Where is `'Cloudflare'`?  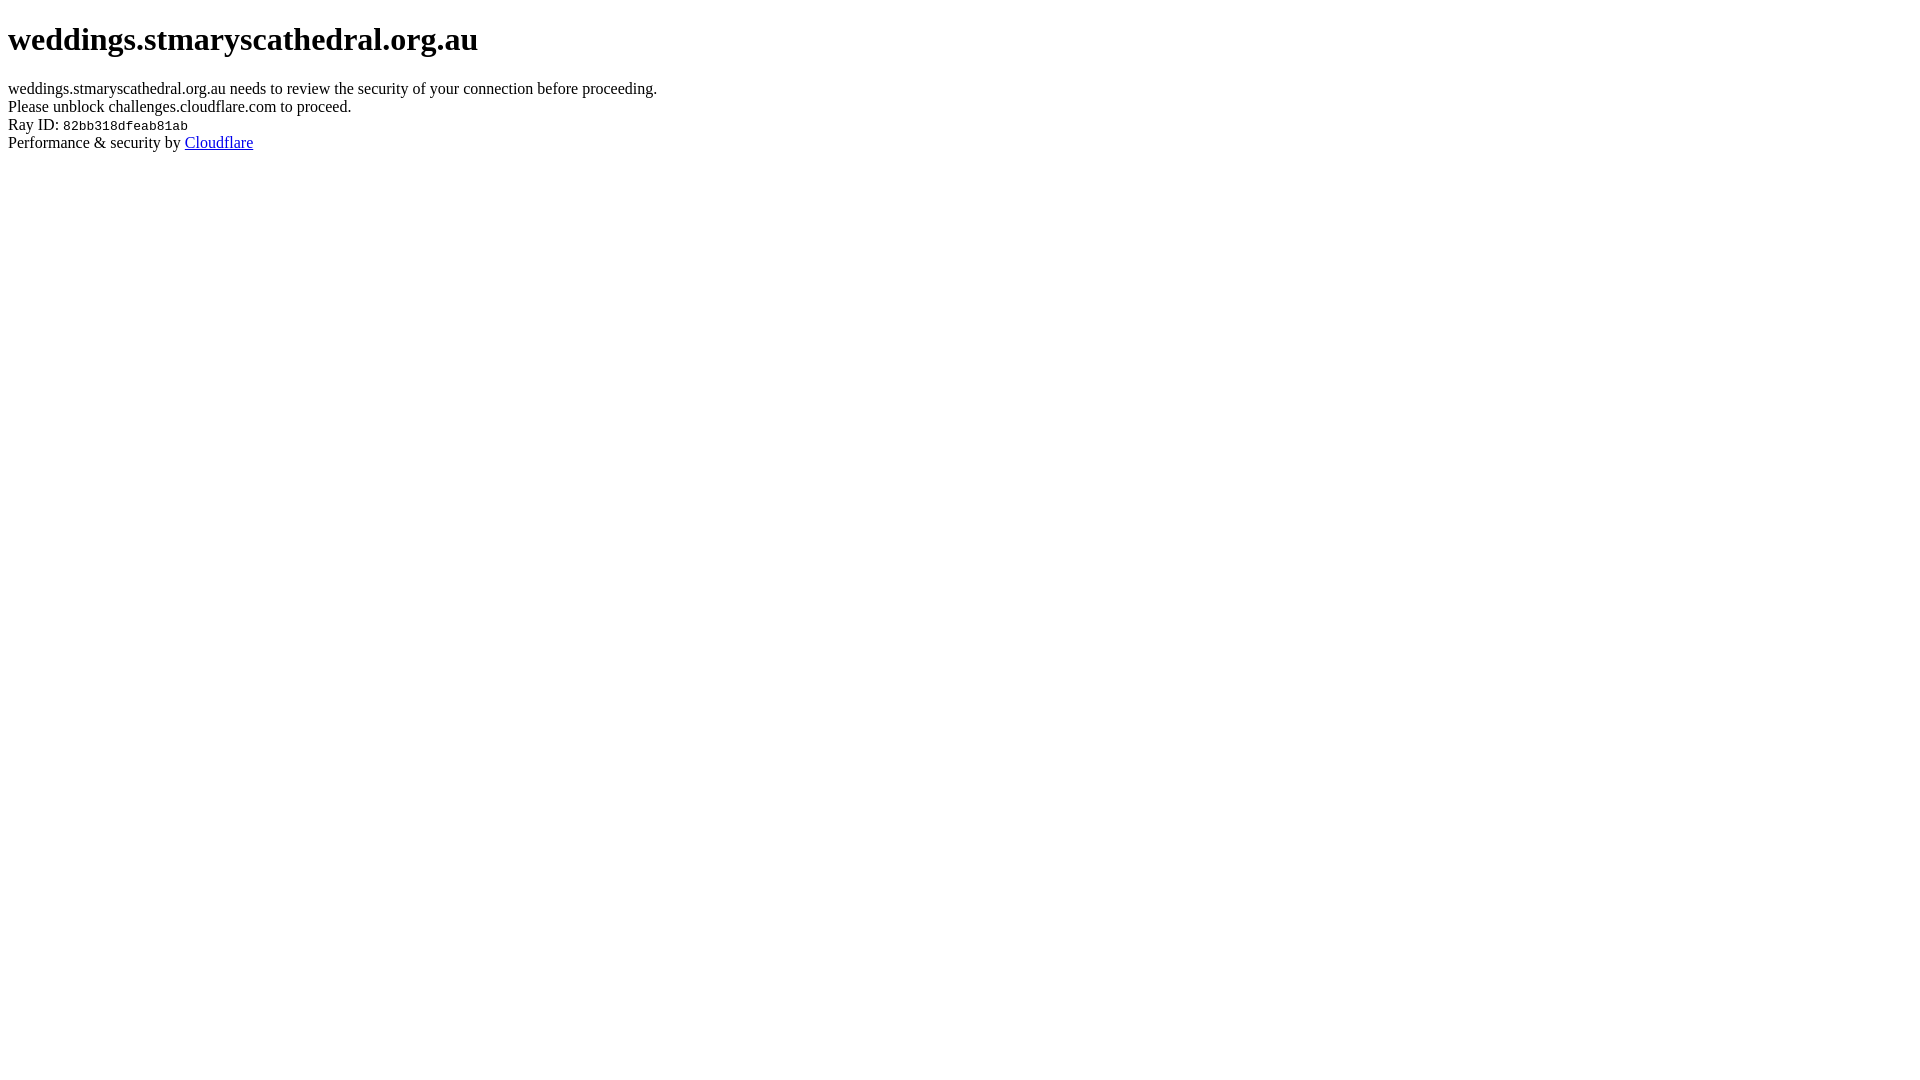 'Cloudflare' is located at coordinates (219, 141).